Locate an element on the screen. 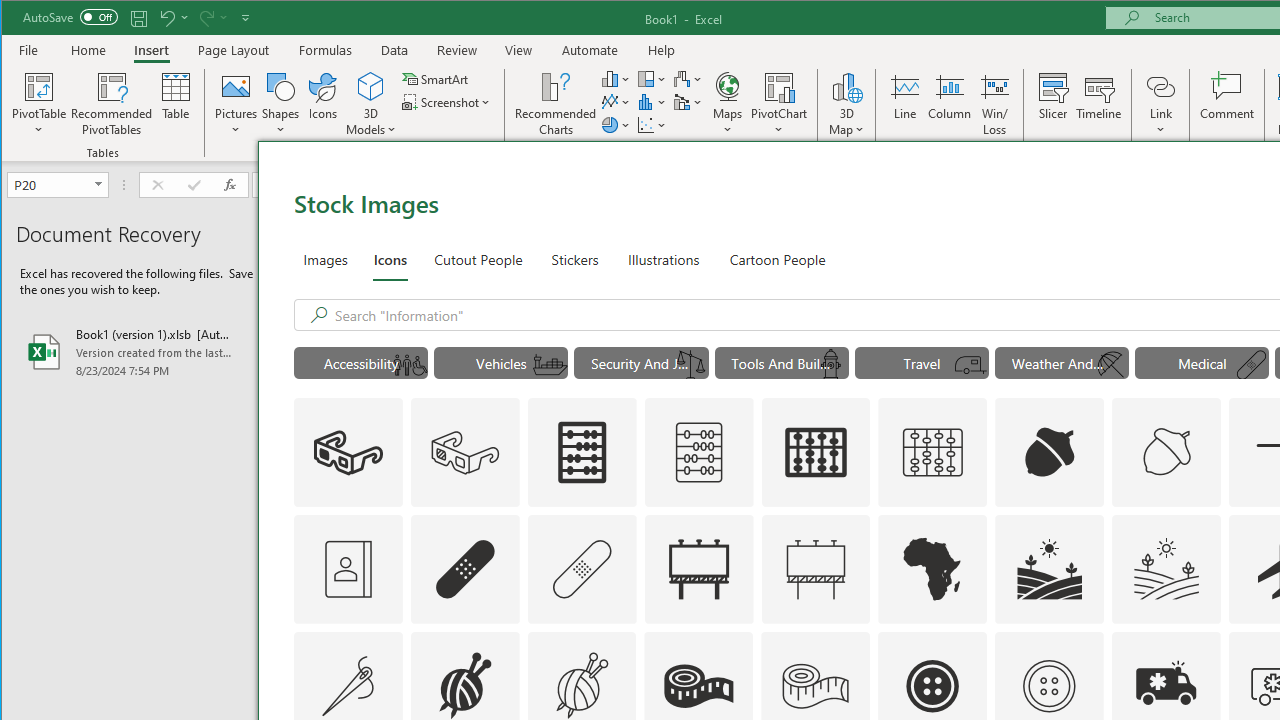  '"Travel" Icons.' is located at coordinates (921, 362).